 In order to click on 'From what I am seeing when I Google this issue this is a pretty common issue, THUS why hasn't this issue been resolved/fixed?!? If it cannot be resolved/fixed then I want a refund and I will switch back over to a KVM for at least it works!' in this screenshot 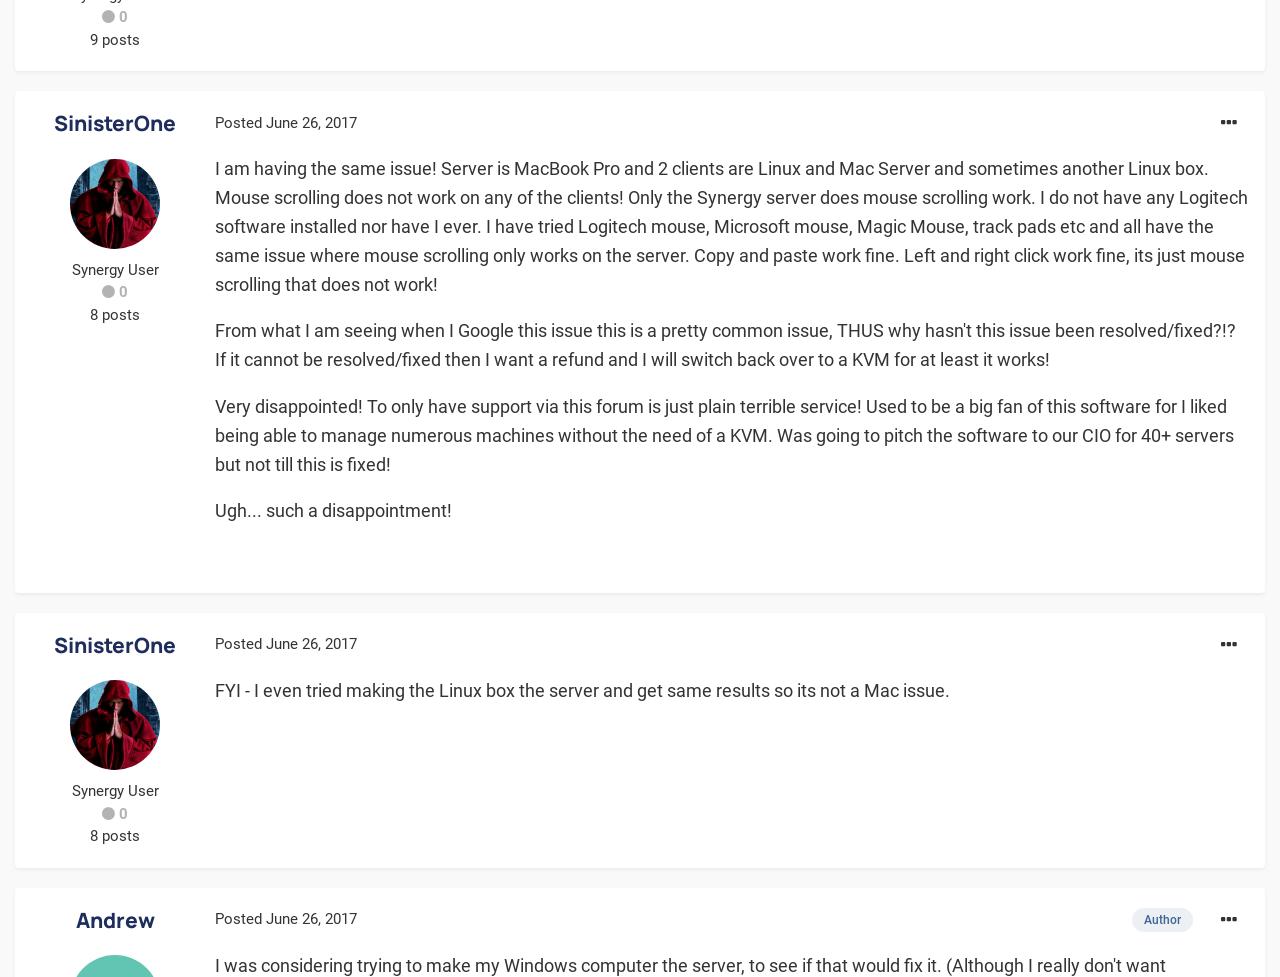, I will do `click(724, 344)`.